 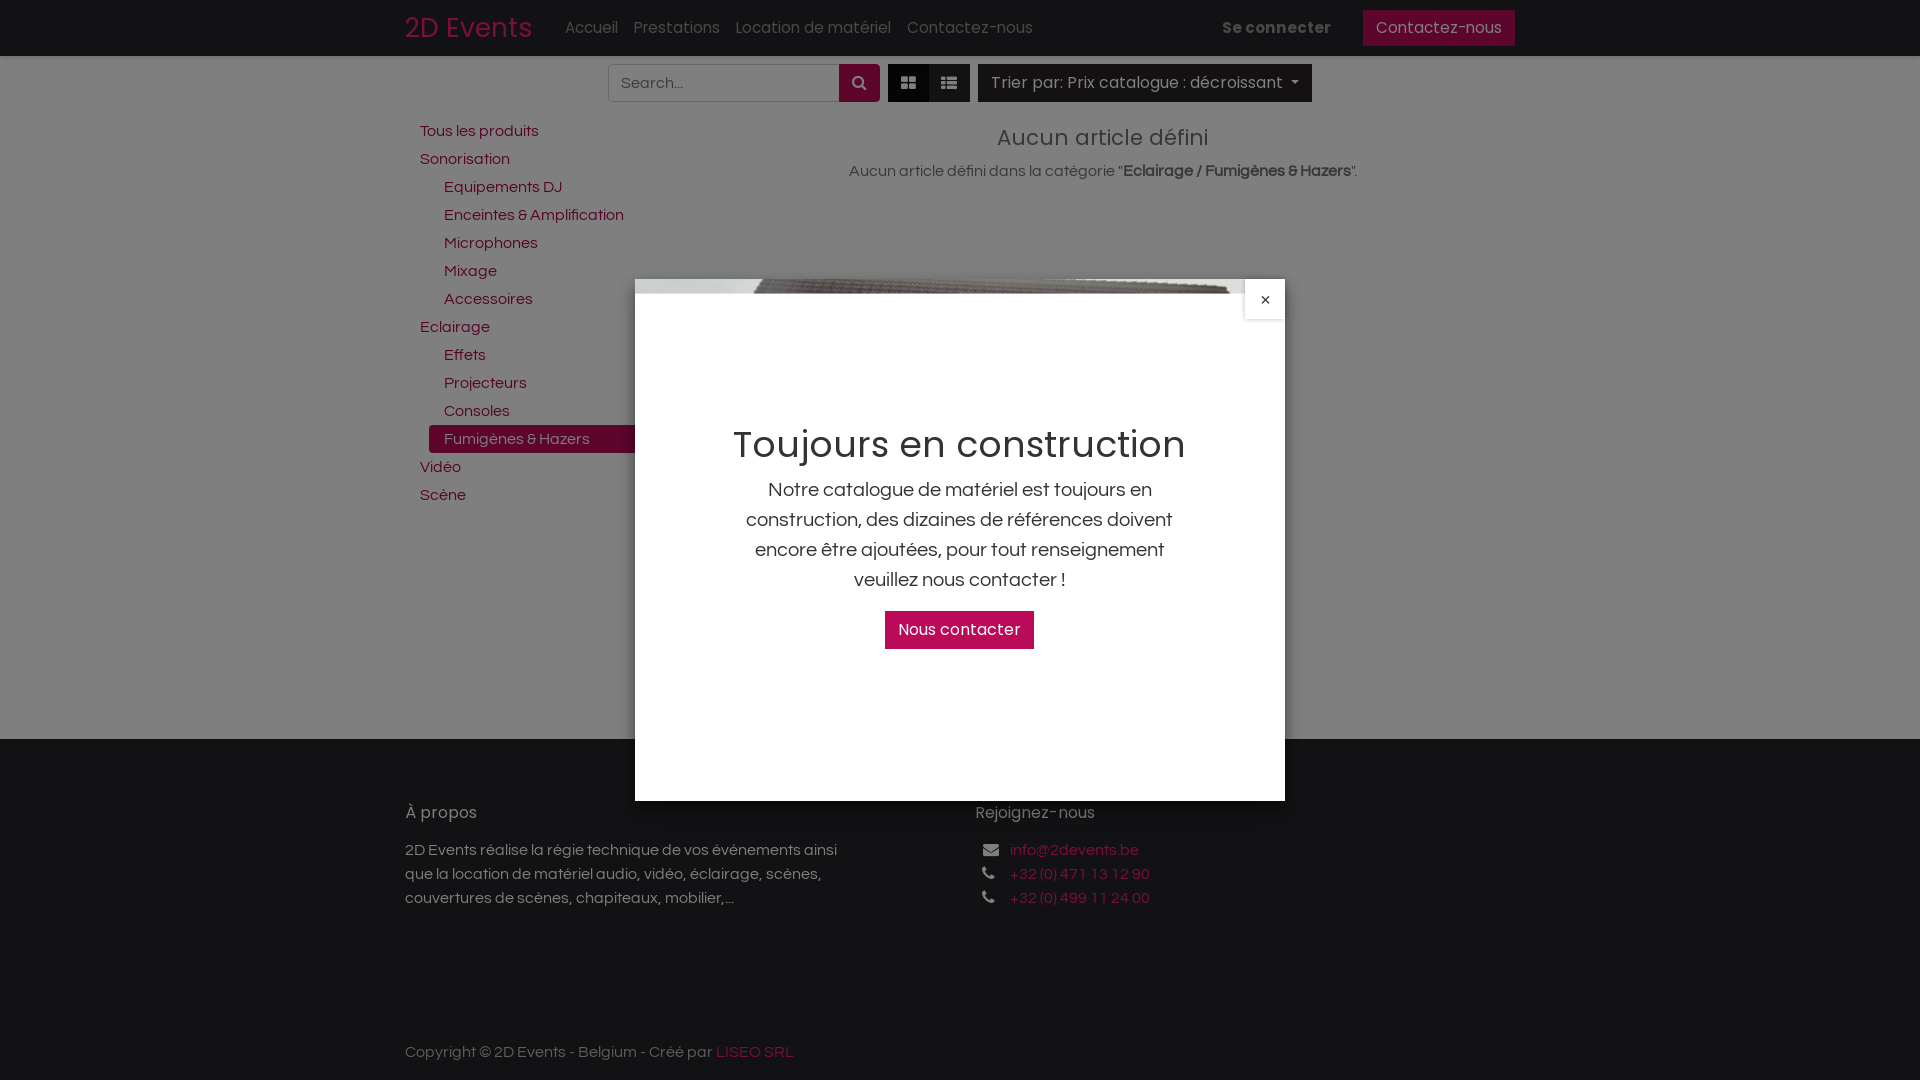 I want to click on 'Rechercher', so click(x=839, y=82).